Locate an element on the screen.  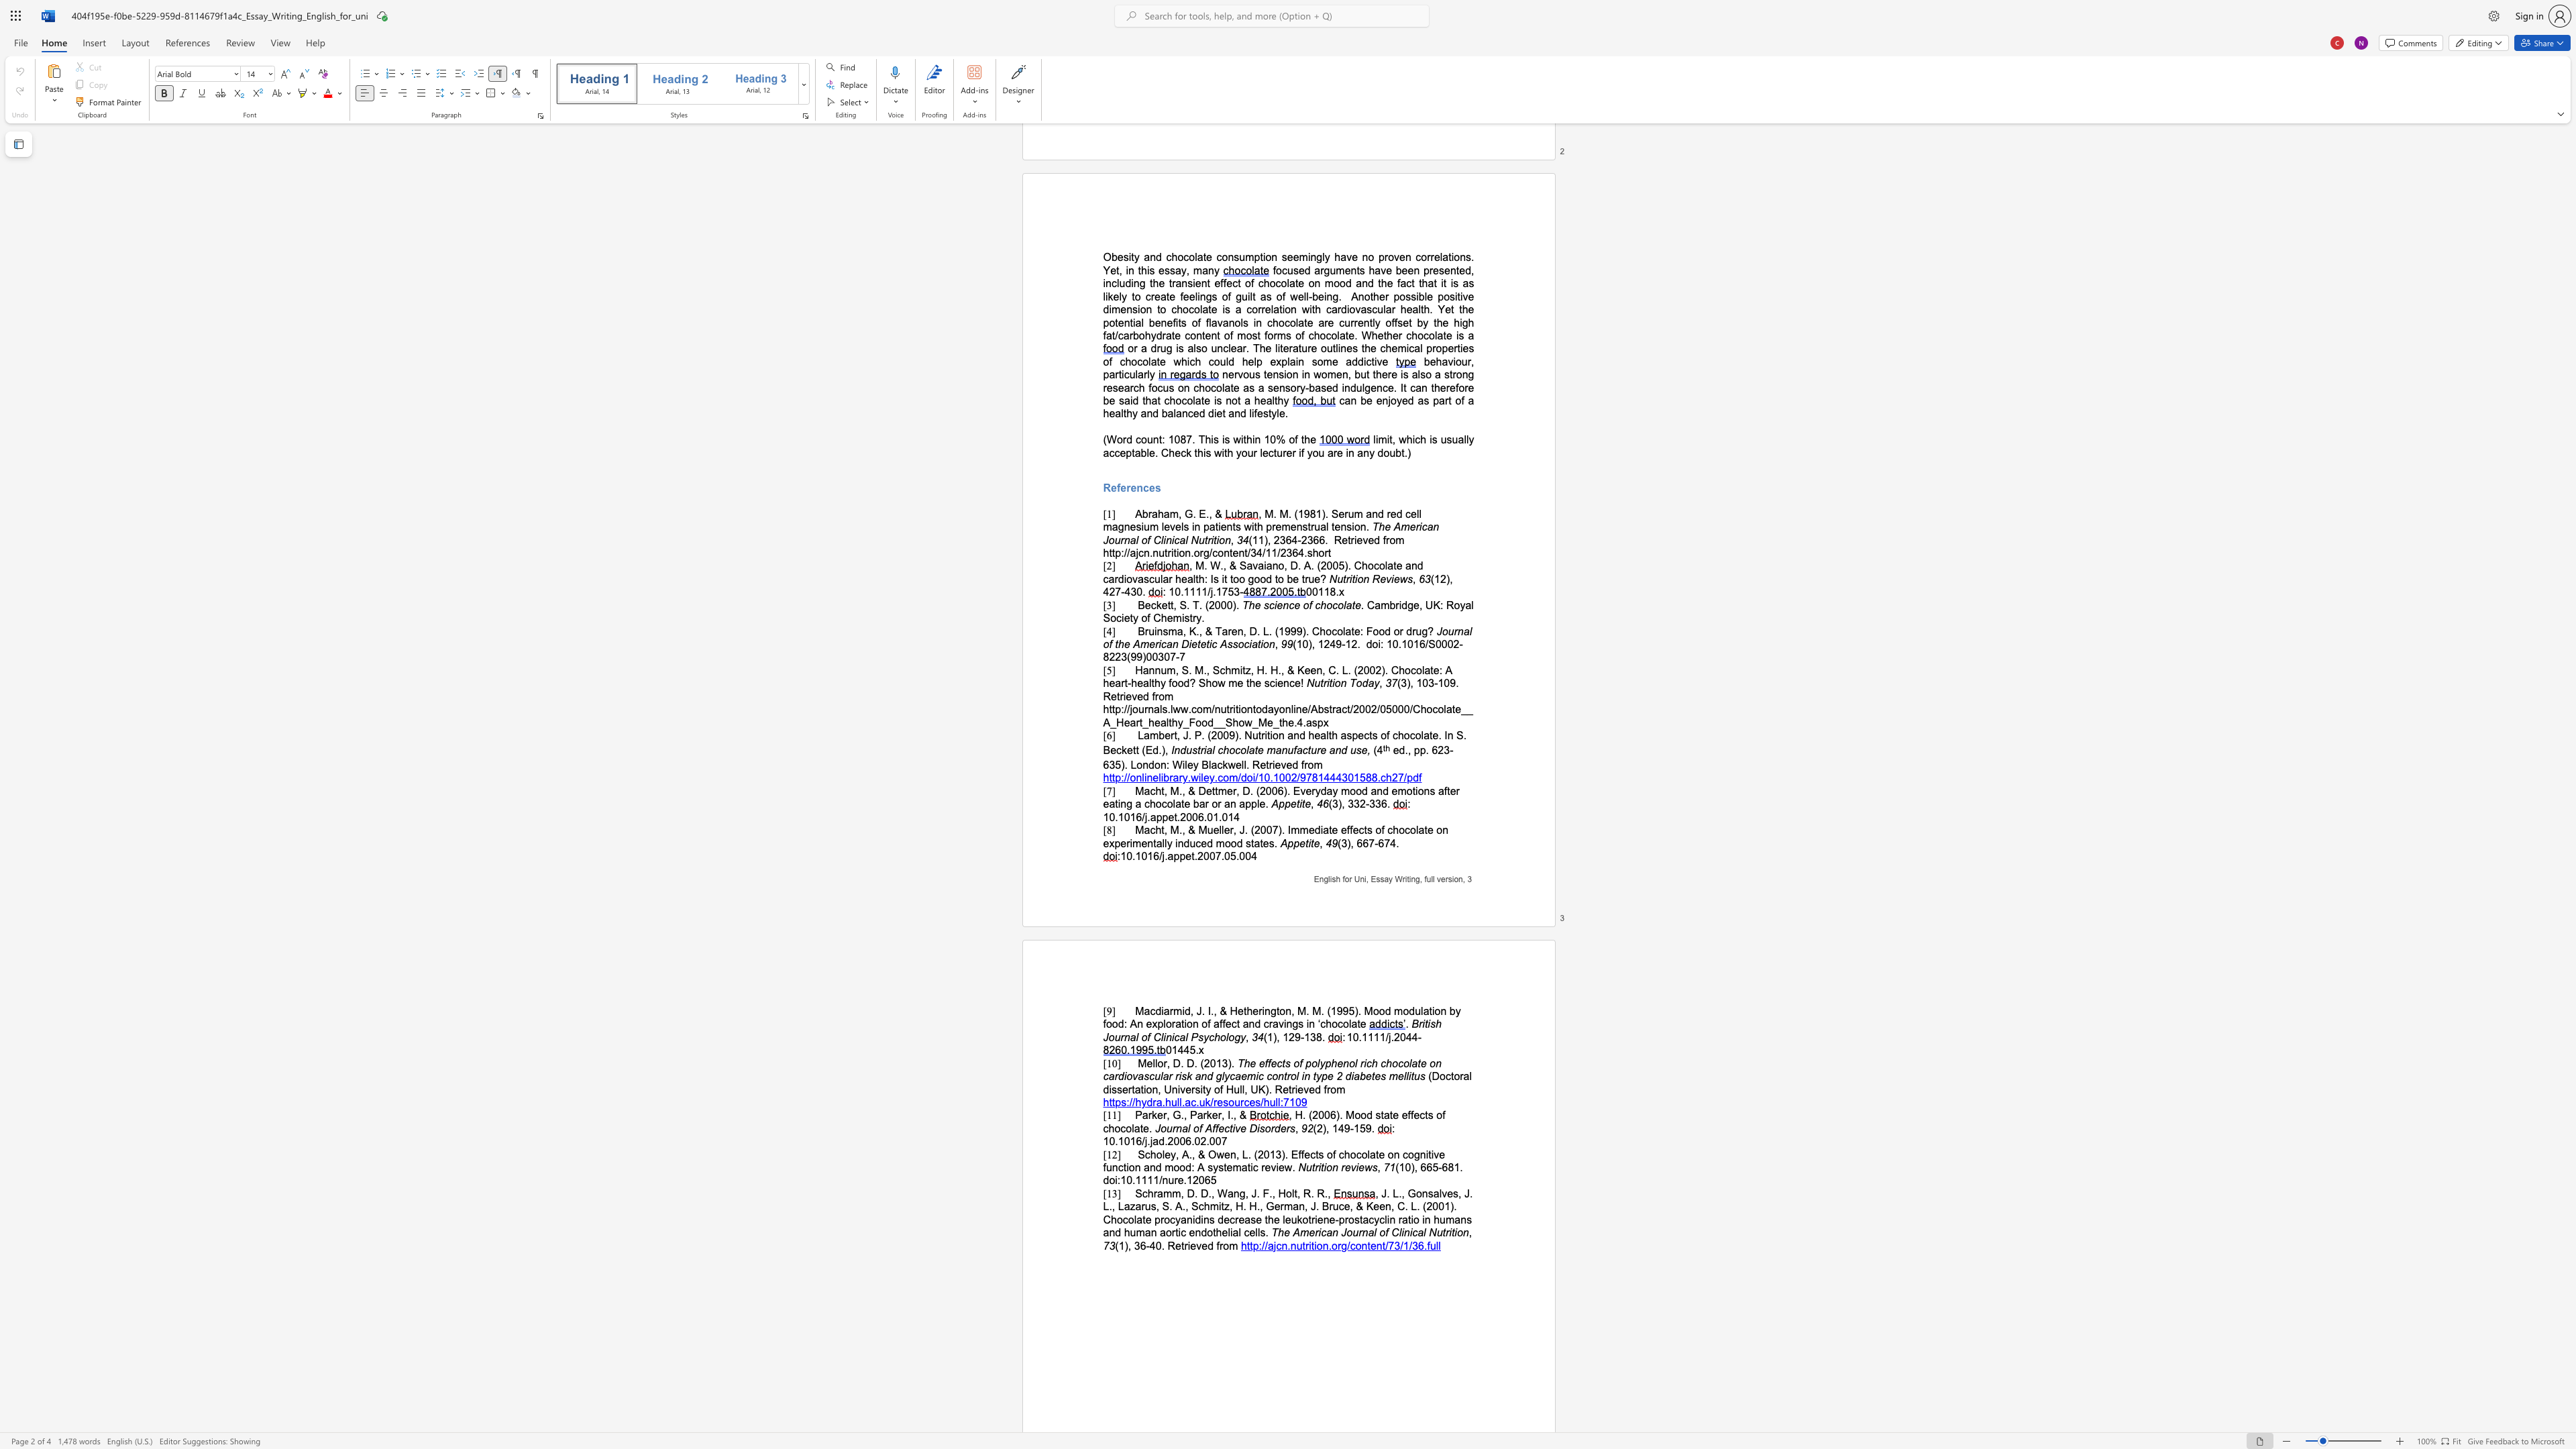
the subset text "amm, D. D" within the text "Schramm, D. D., Wang, J. F., Holt, R. R.," is located at coordinates (1156, 1193).